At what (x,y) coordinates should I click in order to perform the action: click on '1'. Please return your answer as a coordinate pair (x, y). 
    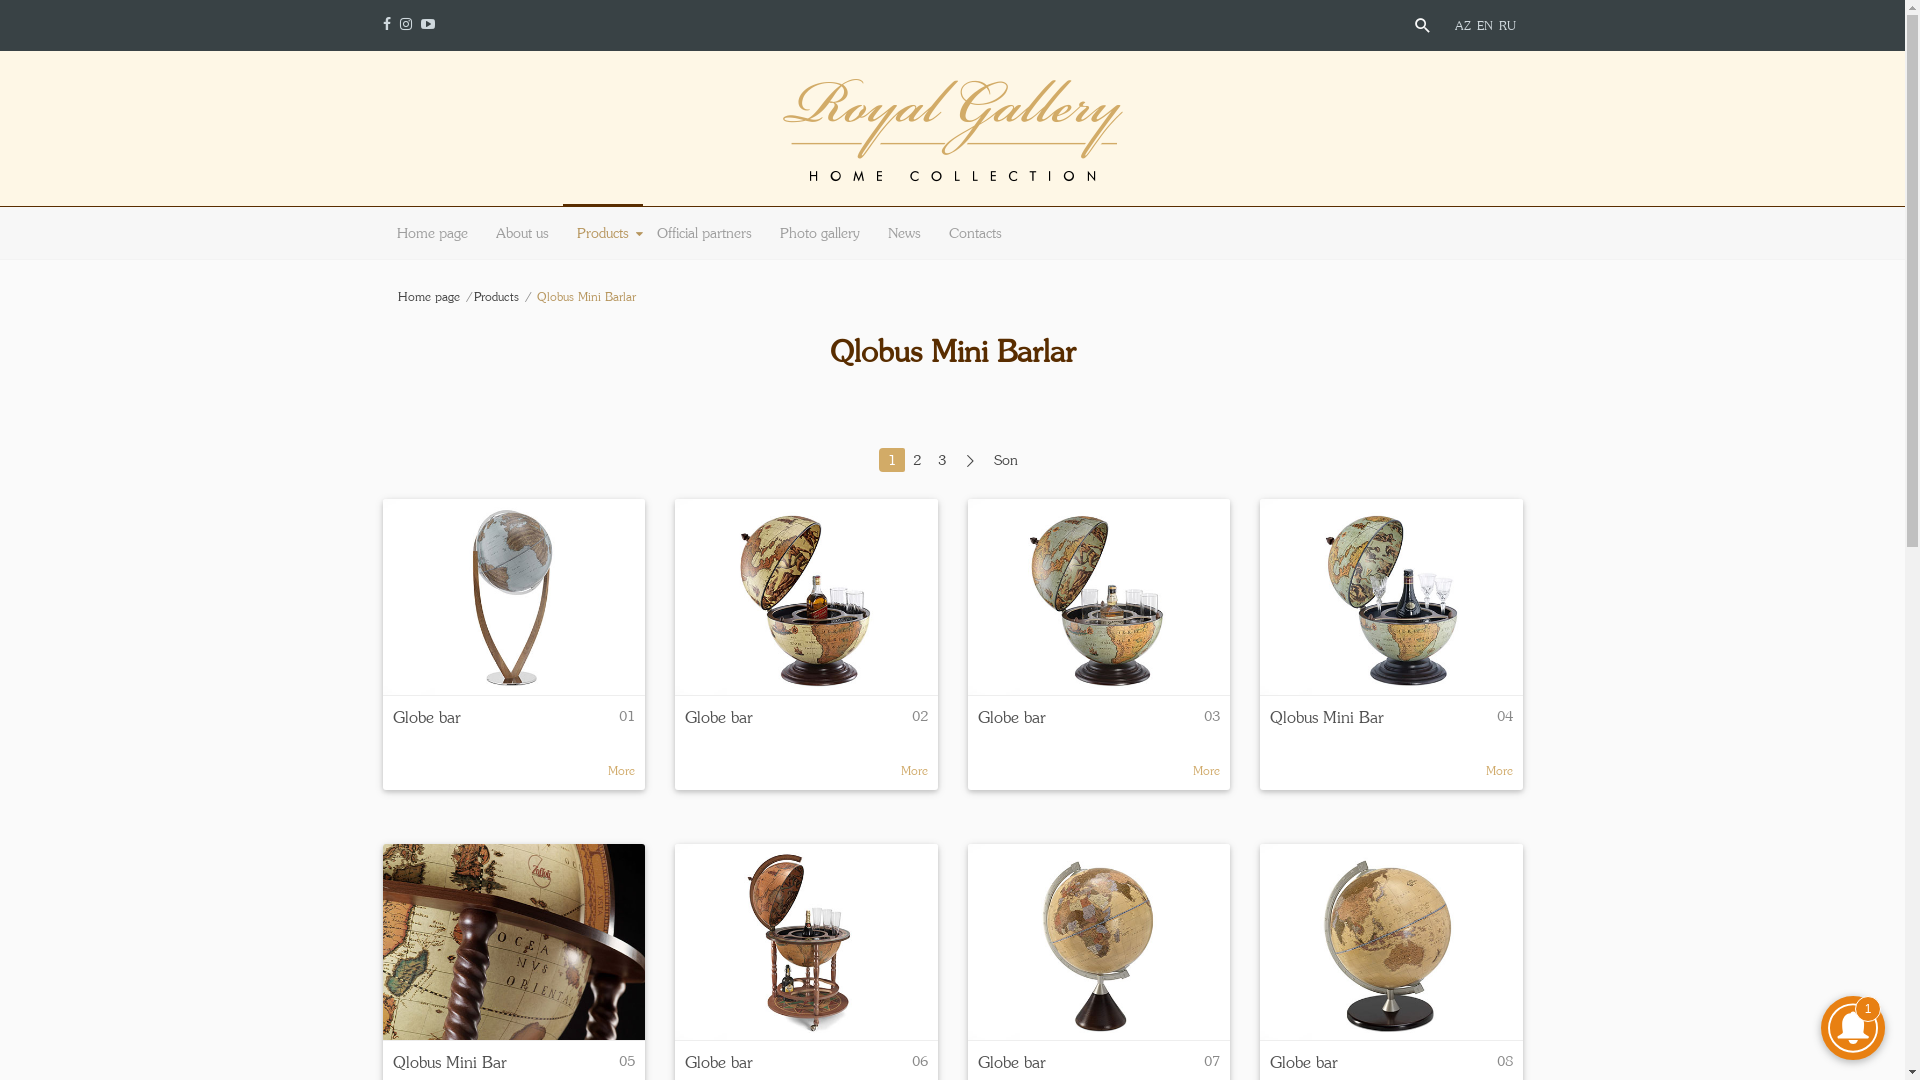
    Looking at the image, I should click on (890, 459).